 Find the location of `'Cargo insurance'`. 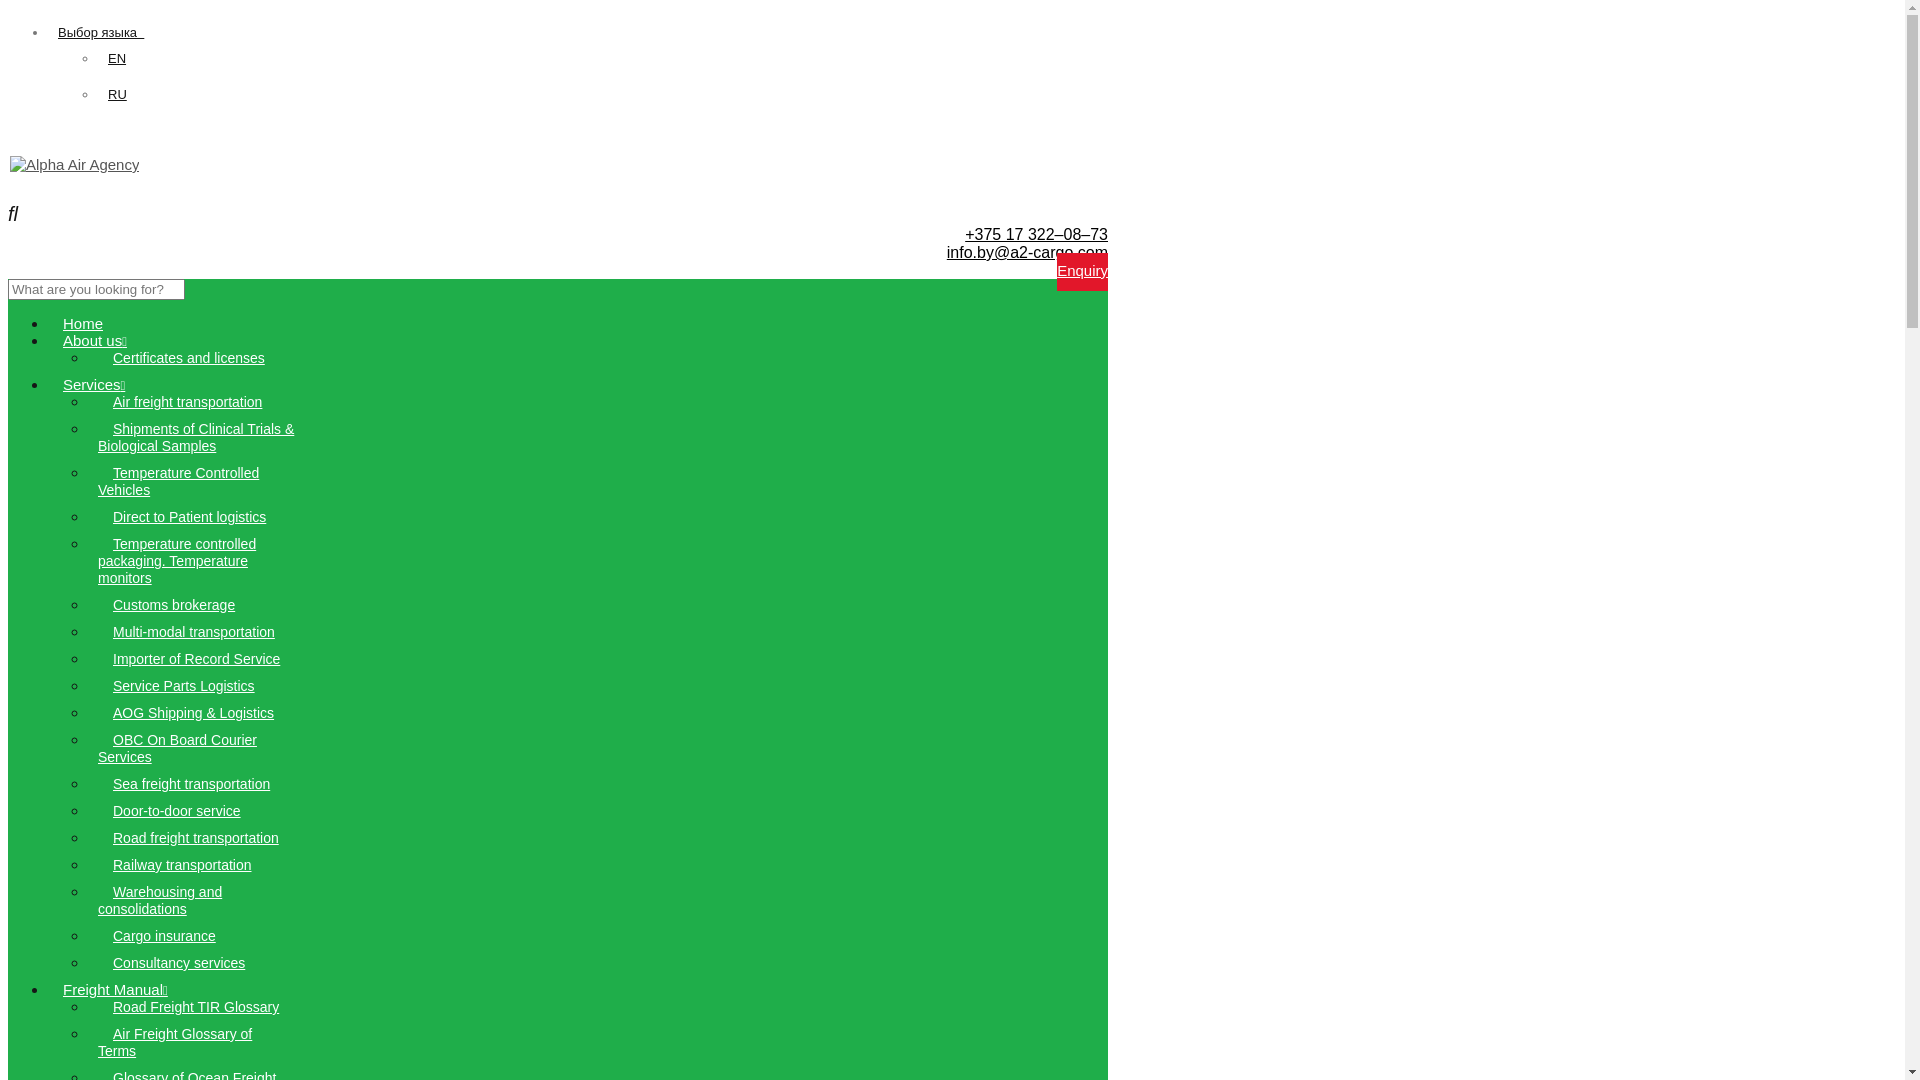

'Cargo insurance' is located at coordinates (164, 936).